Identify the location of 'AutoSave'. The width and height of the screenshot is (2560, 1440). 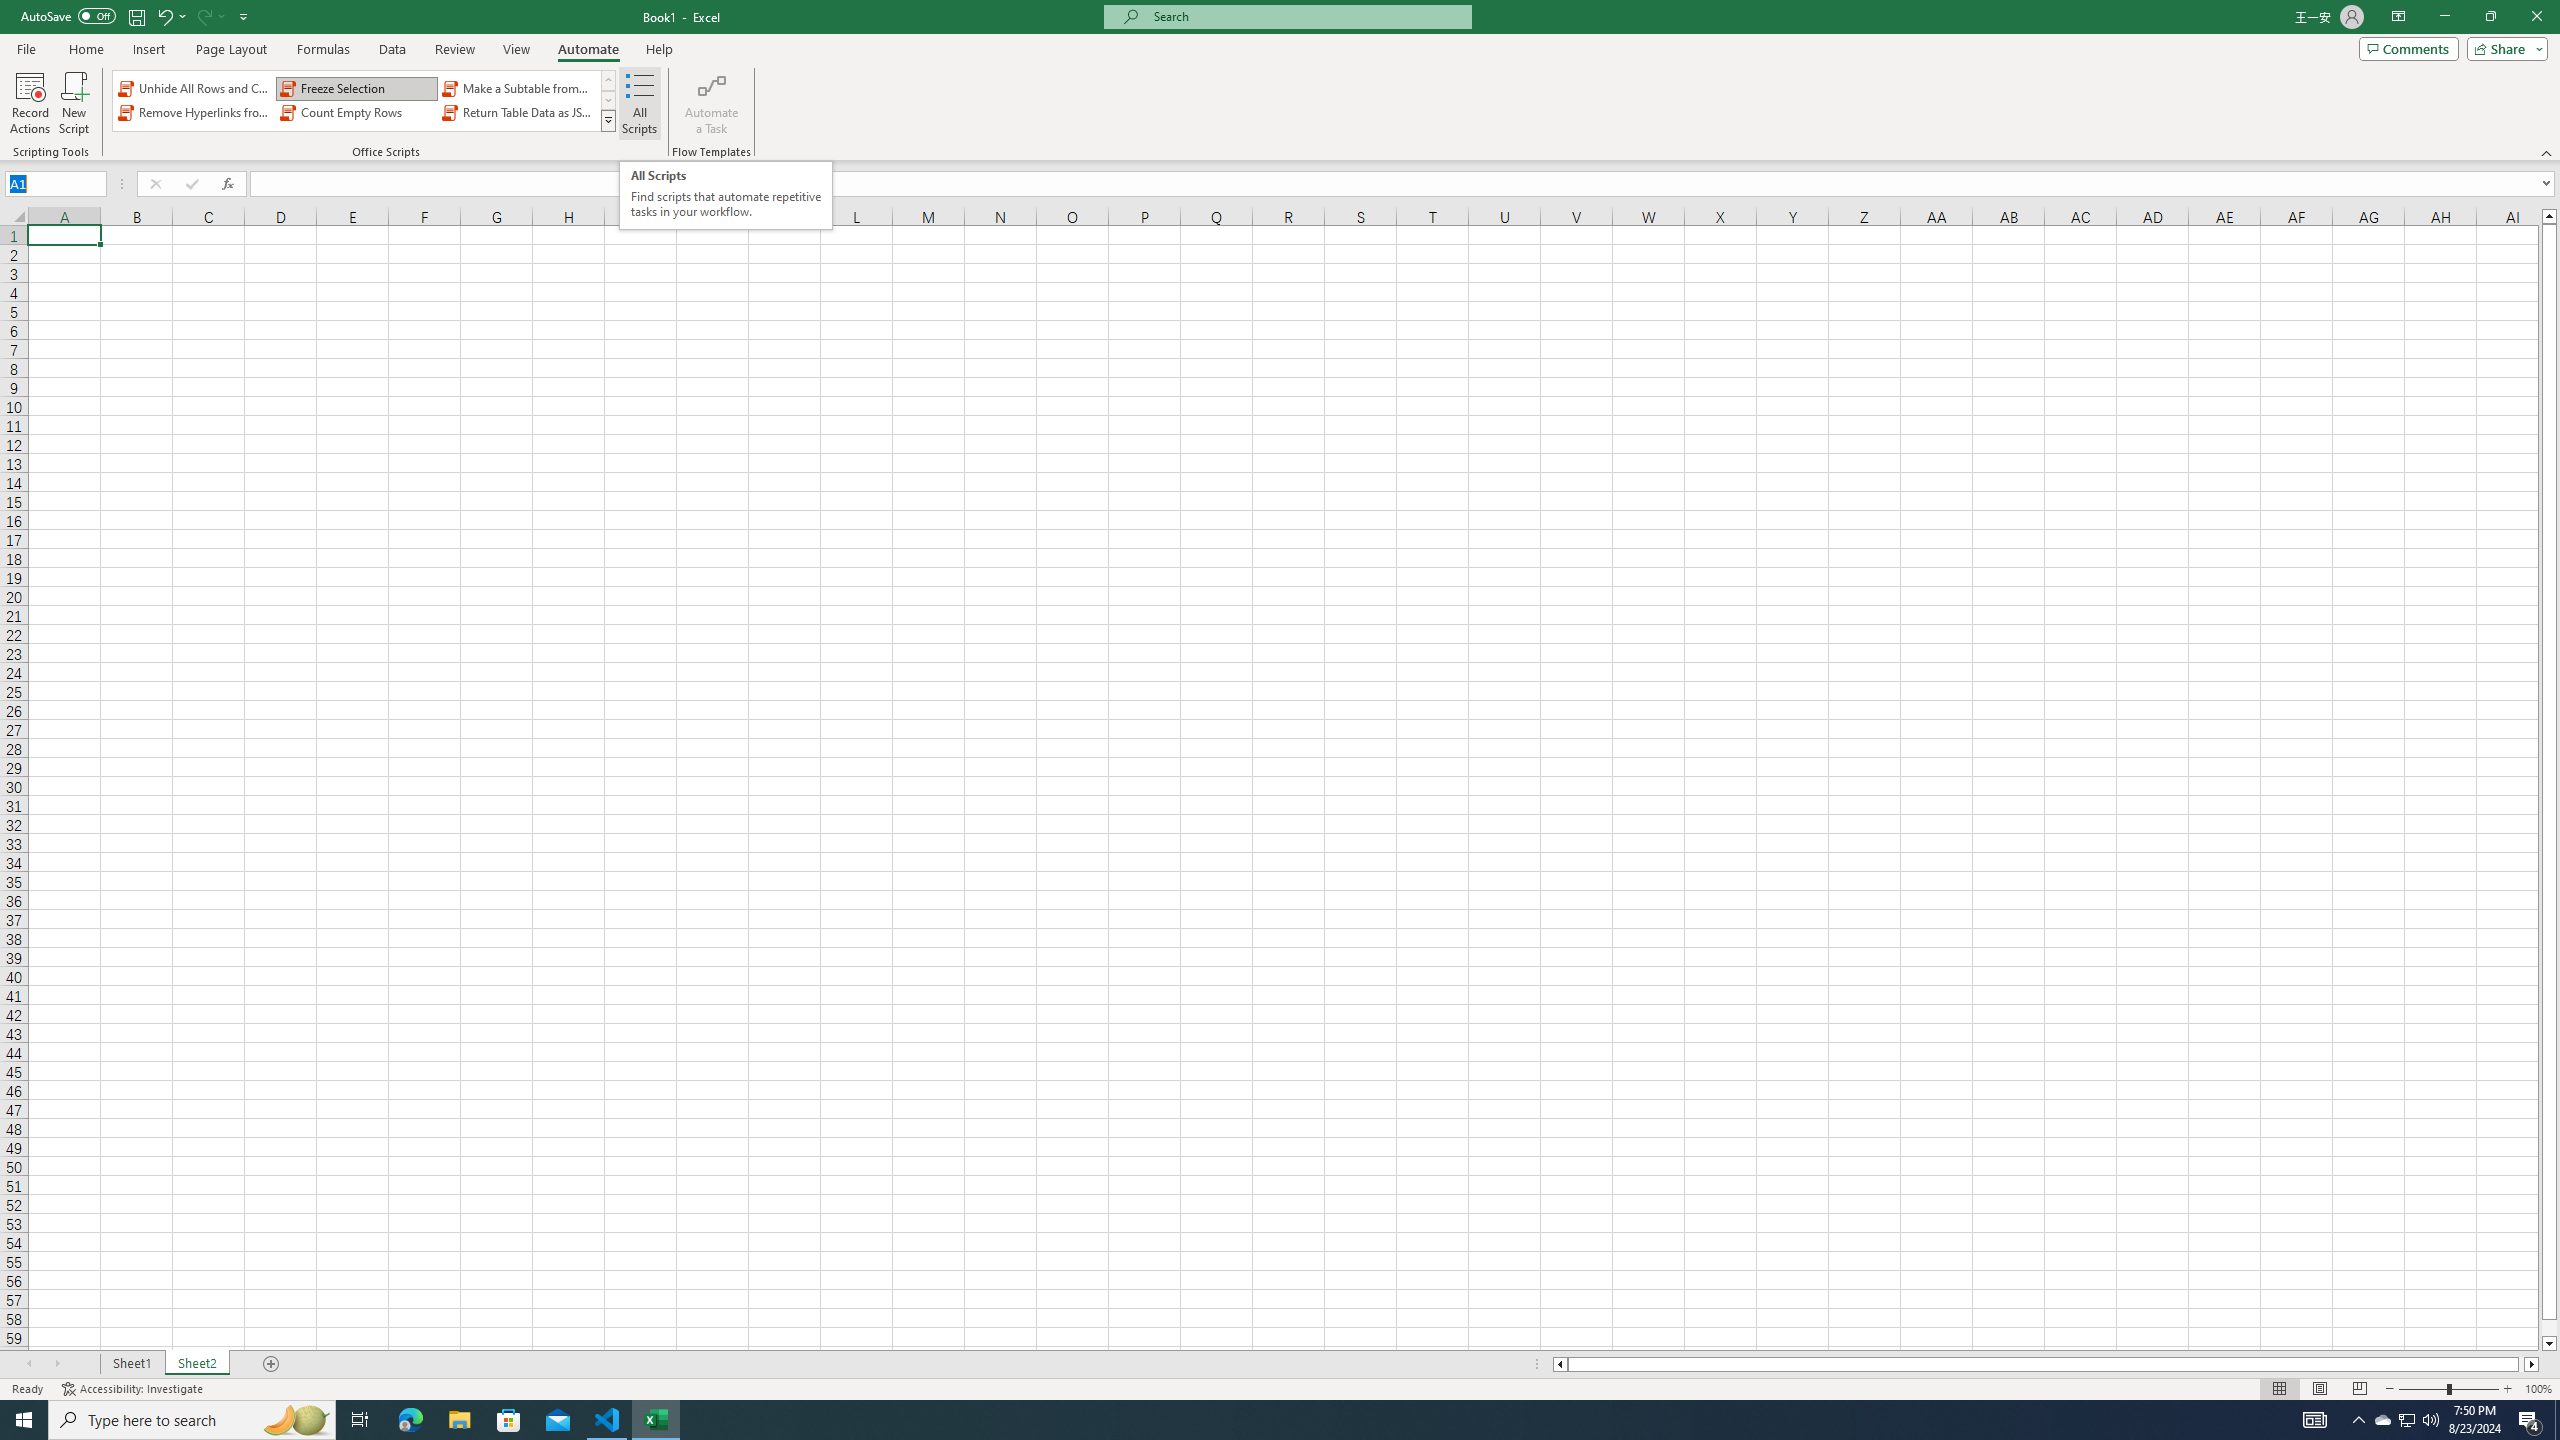
(69, 15).